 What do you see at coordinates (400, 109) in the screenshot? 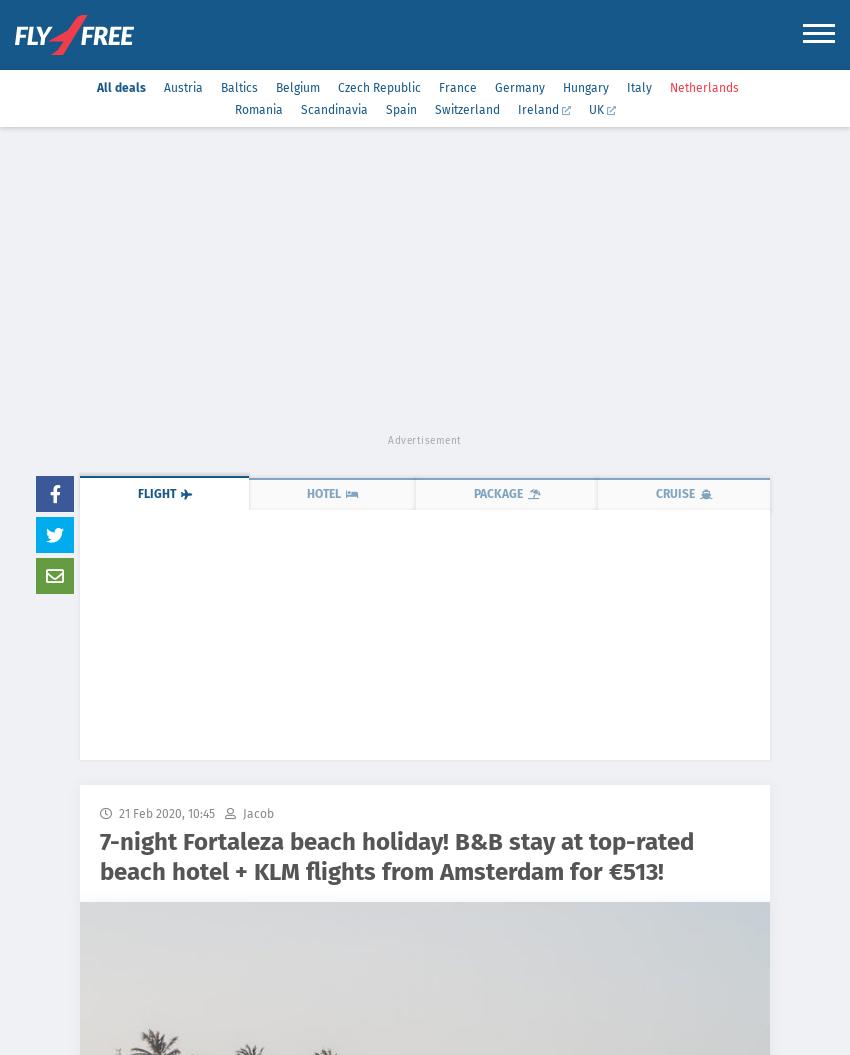
I see `'Spain'` at bounding box center [400, 109].